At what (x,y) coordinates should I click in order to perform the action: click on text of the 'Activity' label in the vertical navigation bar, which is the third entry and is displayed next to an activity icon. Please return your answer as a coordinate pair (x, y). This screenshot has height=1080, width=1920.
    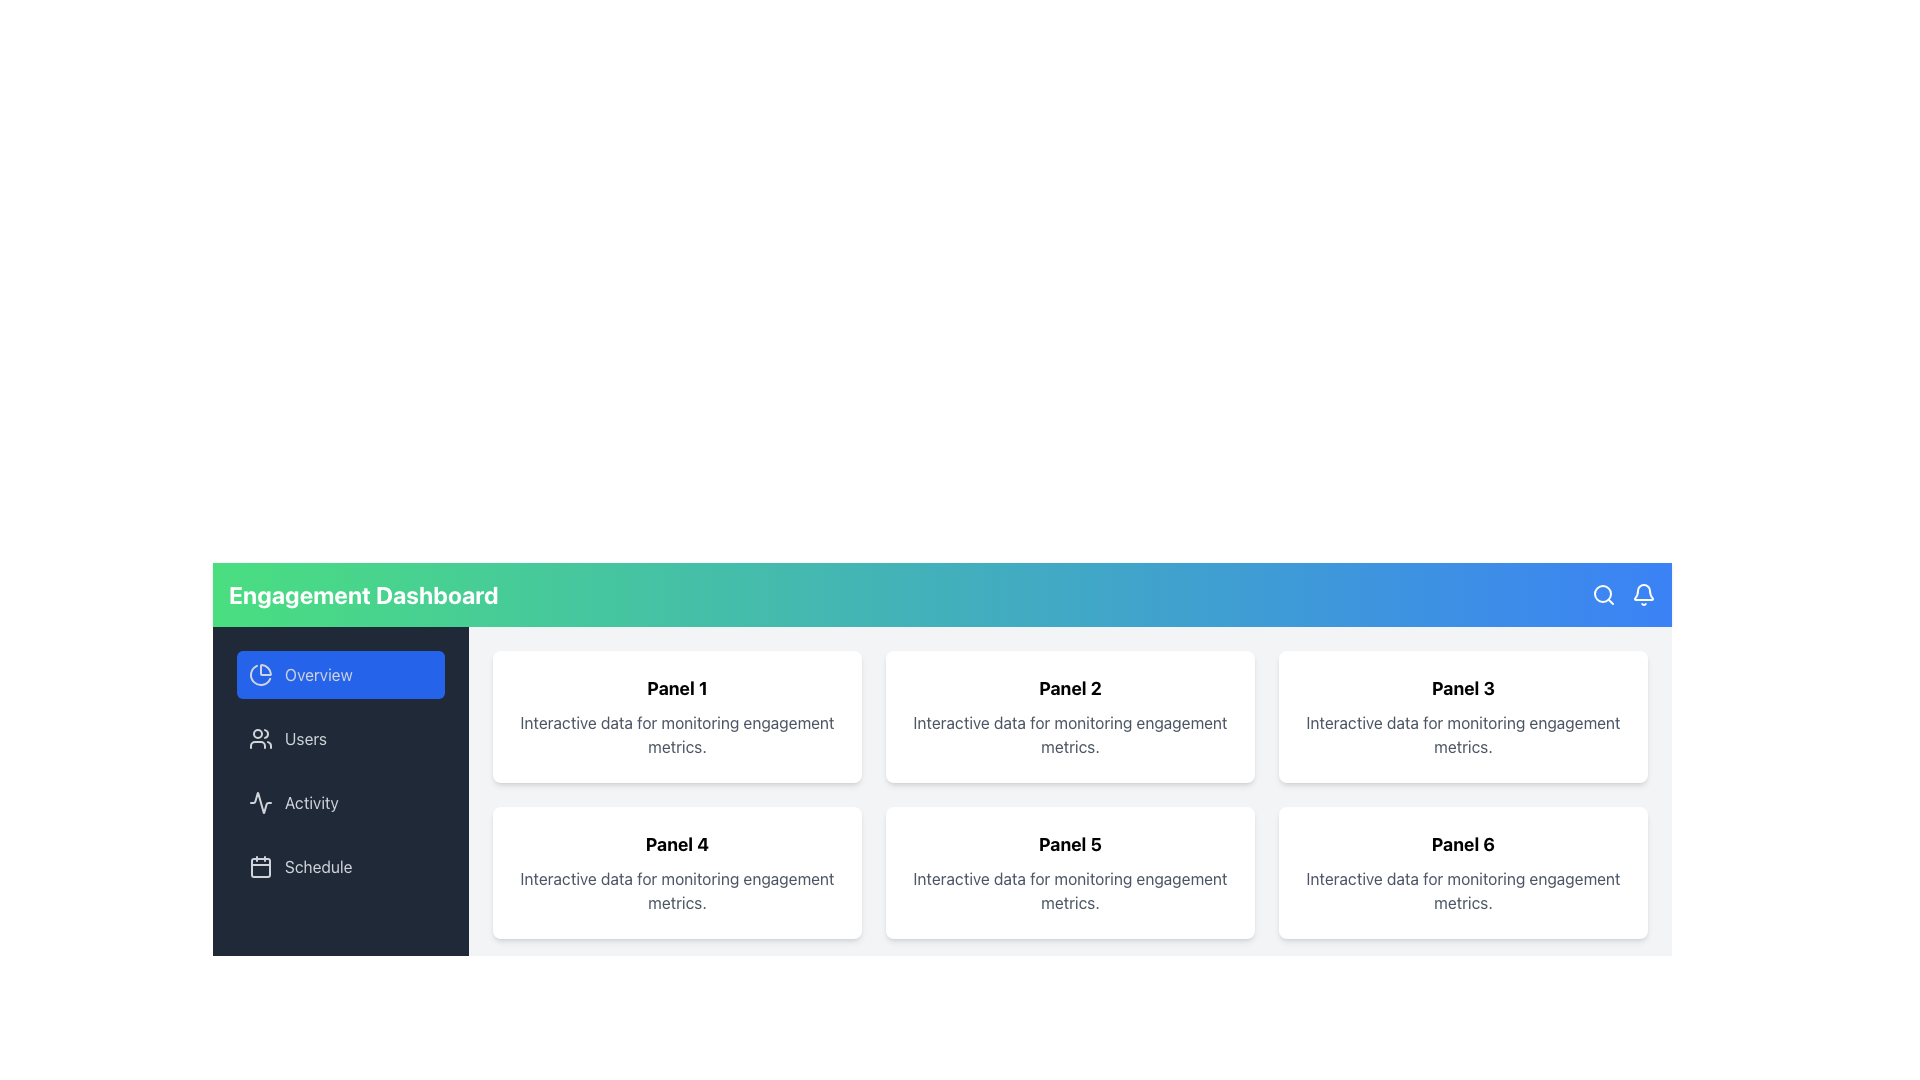
    Looking at the image, I should click on (311, 801).